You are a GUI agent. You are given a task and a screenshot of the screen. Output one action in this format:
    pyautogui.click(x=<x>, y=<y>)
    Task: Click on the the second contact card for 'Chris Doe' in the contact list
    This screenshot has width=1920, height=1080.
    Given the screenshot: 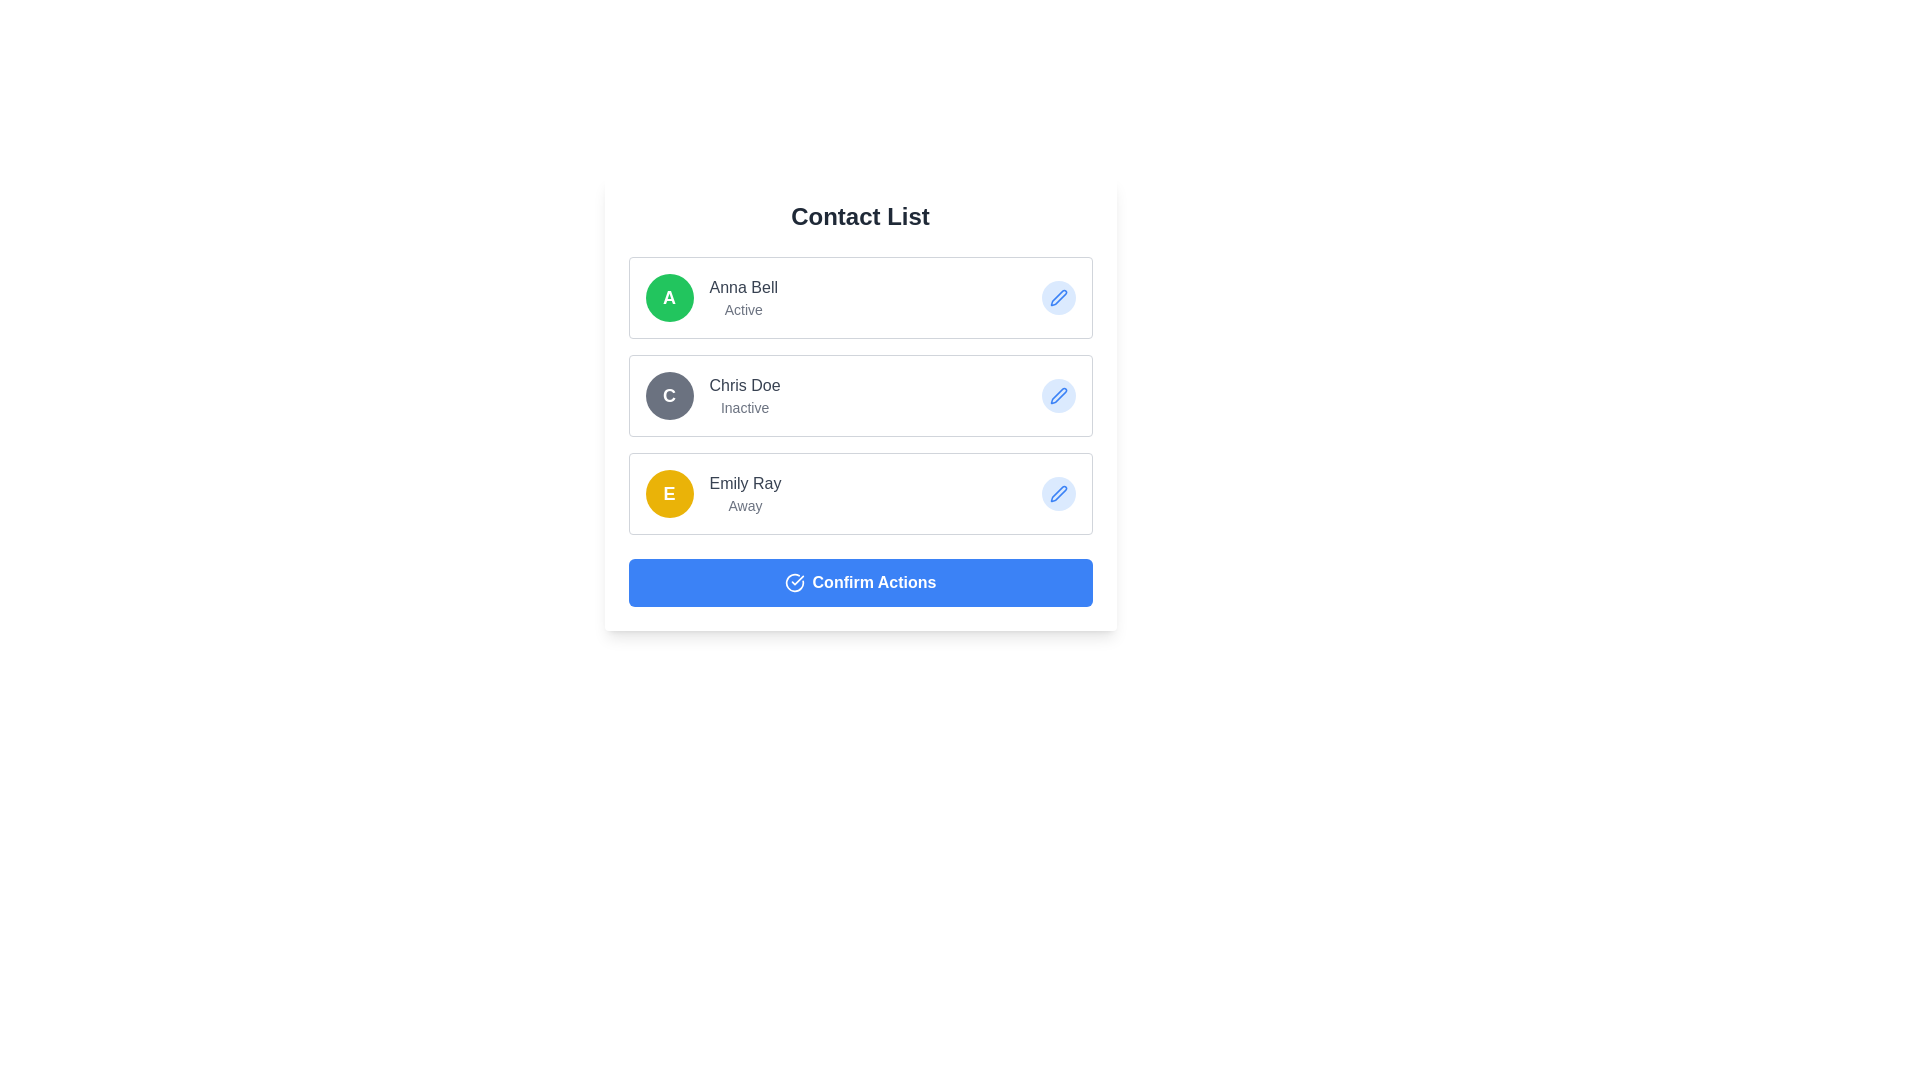 What is the action you would take?
    pyautogui.click(x=860, y=404)
    